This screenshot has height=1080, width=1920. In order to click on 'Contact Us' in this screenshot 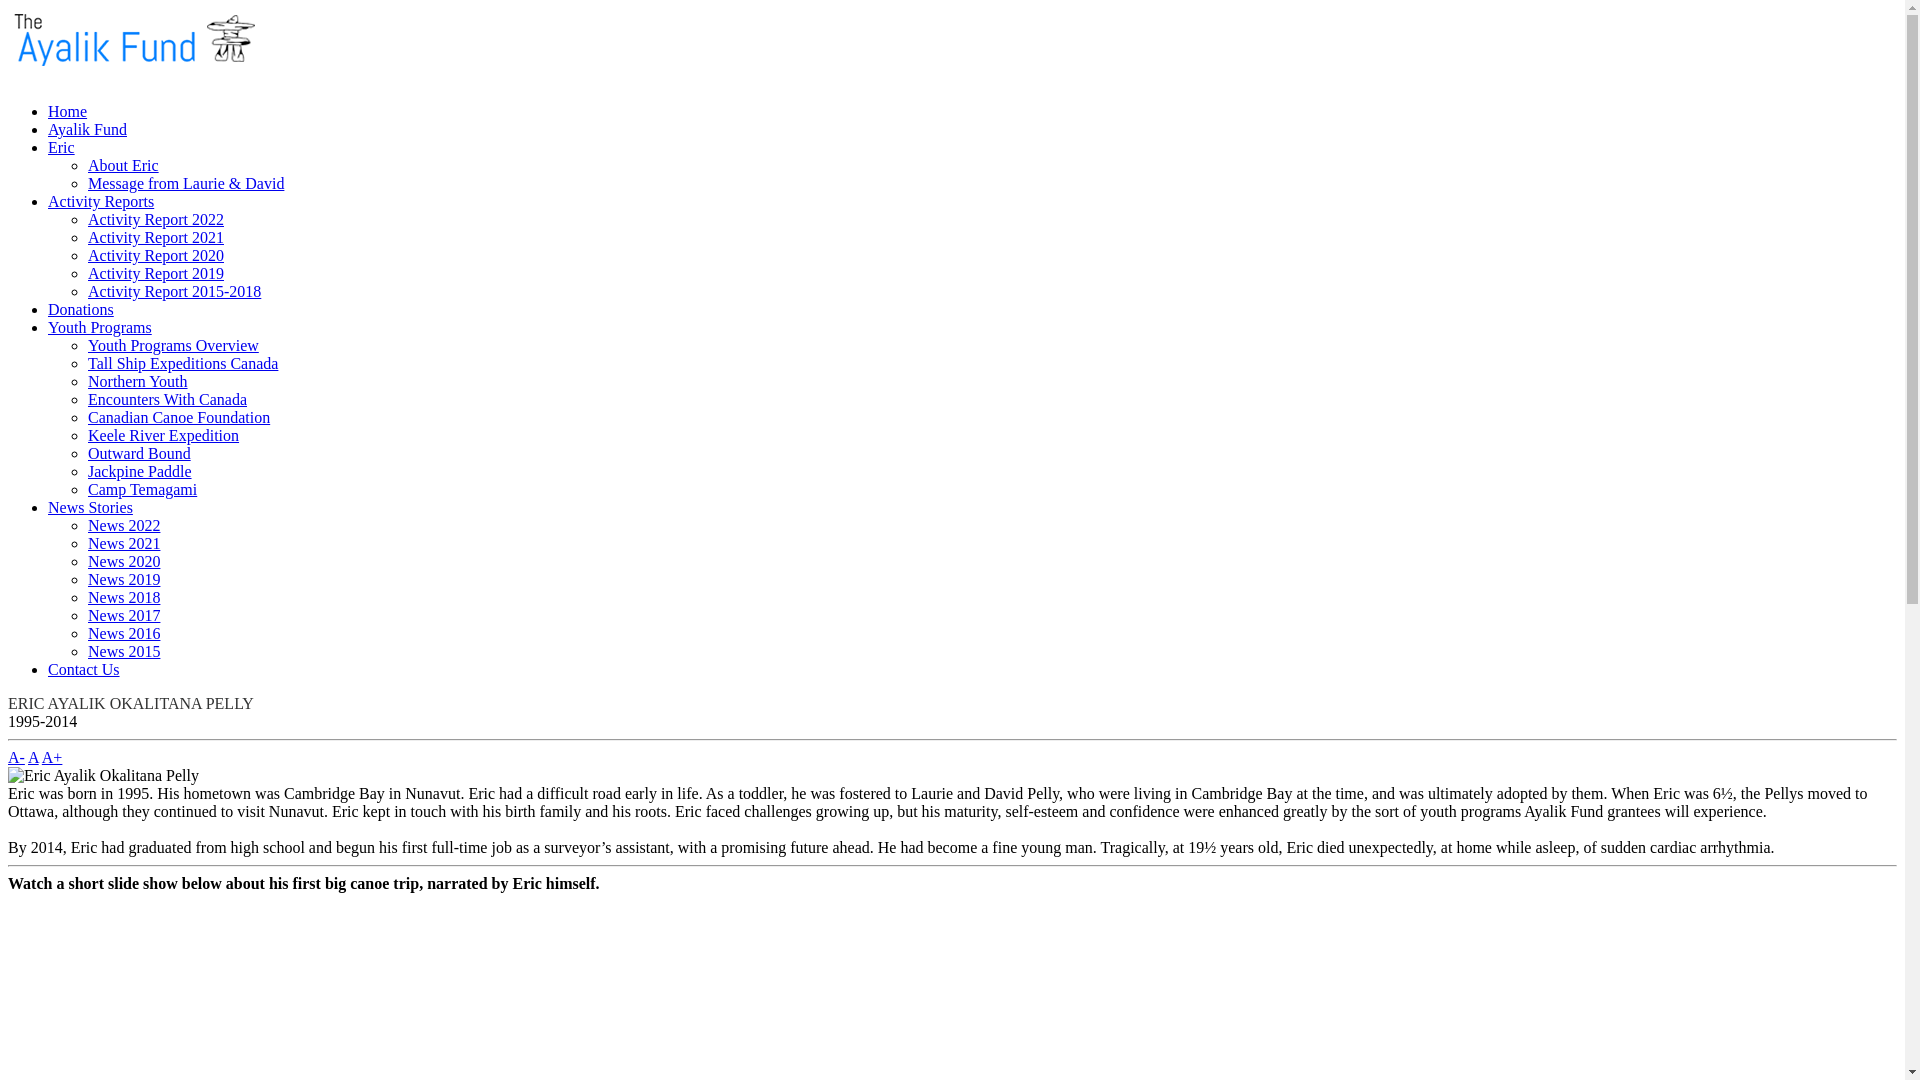, I will do `click(82, 669)`.